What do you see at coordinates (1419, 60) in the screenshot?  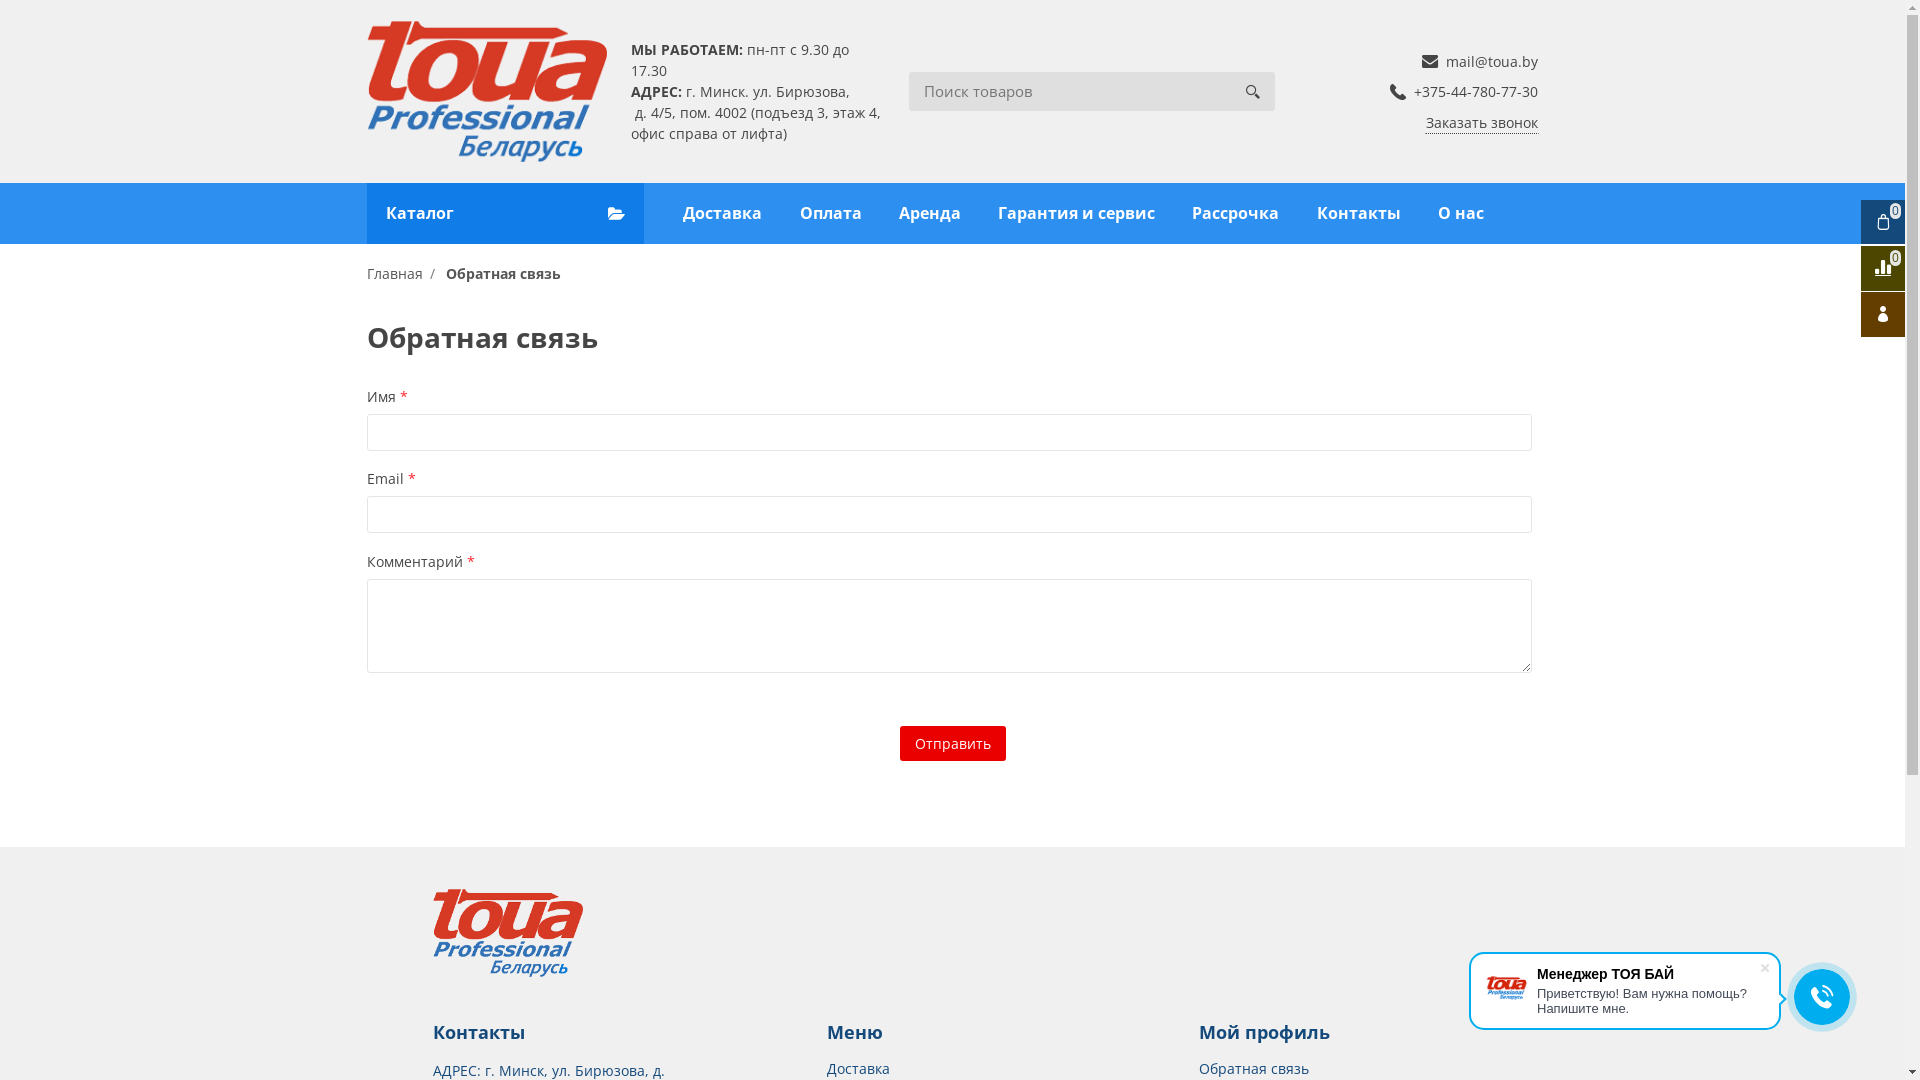 I see `'mail@toua.by'` at bounding box center [1419, 60].